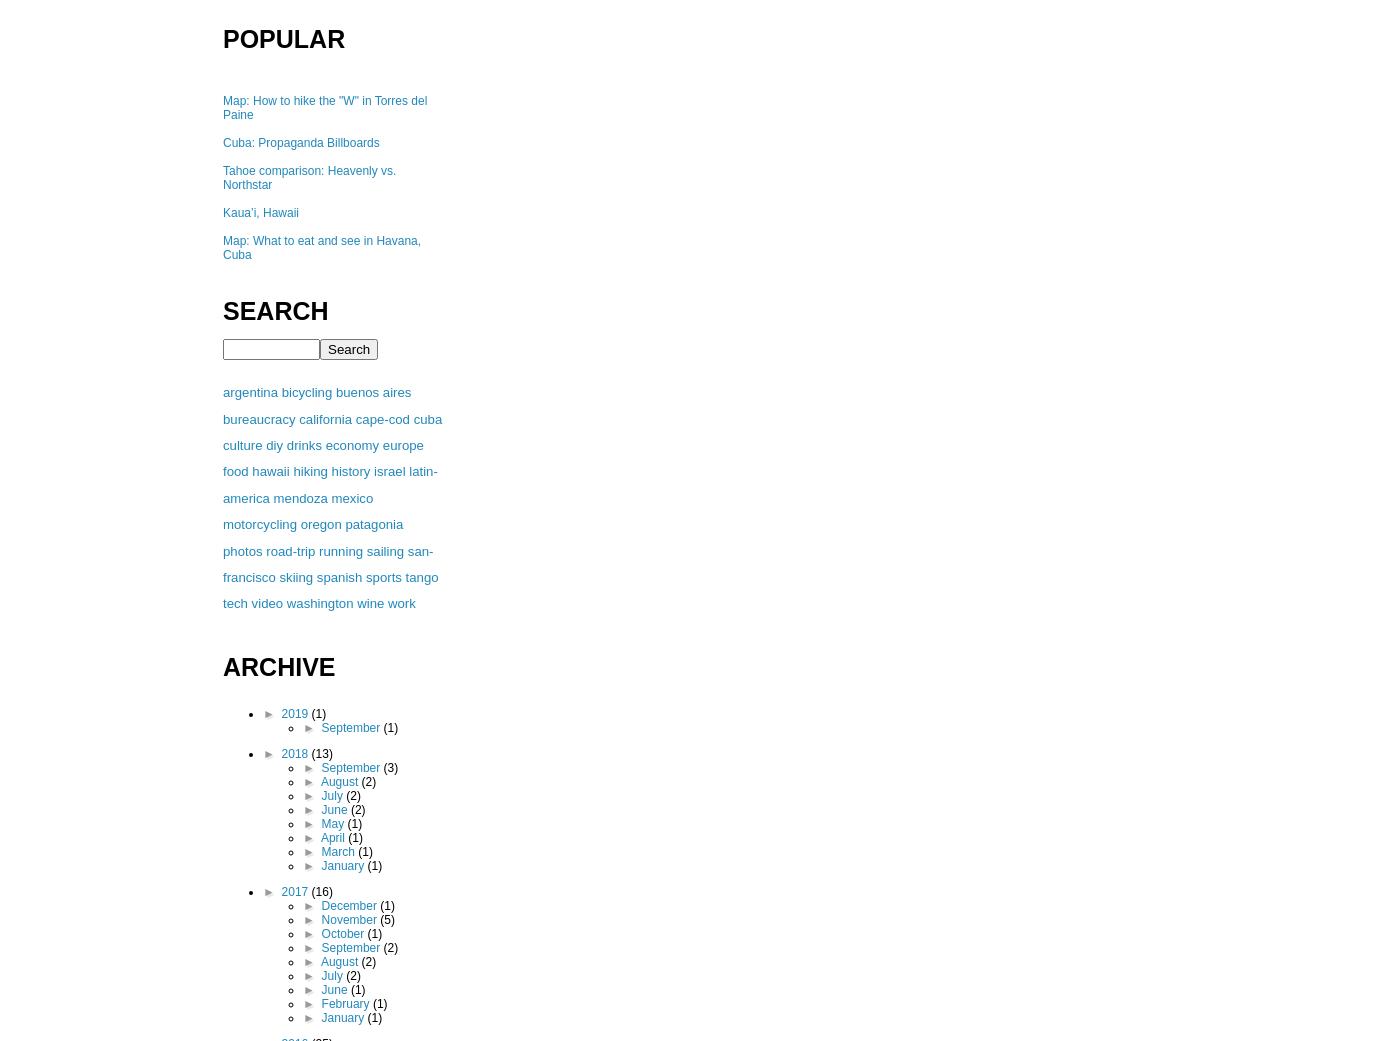  What do you see at coordinates (356, 603) in the screenshot?
I see `'wine'` at bounding box center [356, 603].